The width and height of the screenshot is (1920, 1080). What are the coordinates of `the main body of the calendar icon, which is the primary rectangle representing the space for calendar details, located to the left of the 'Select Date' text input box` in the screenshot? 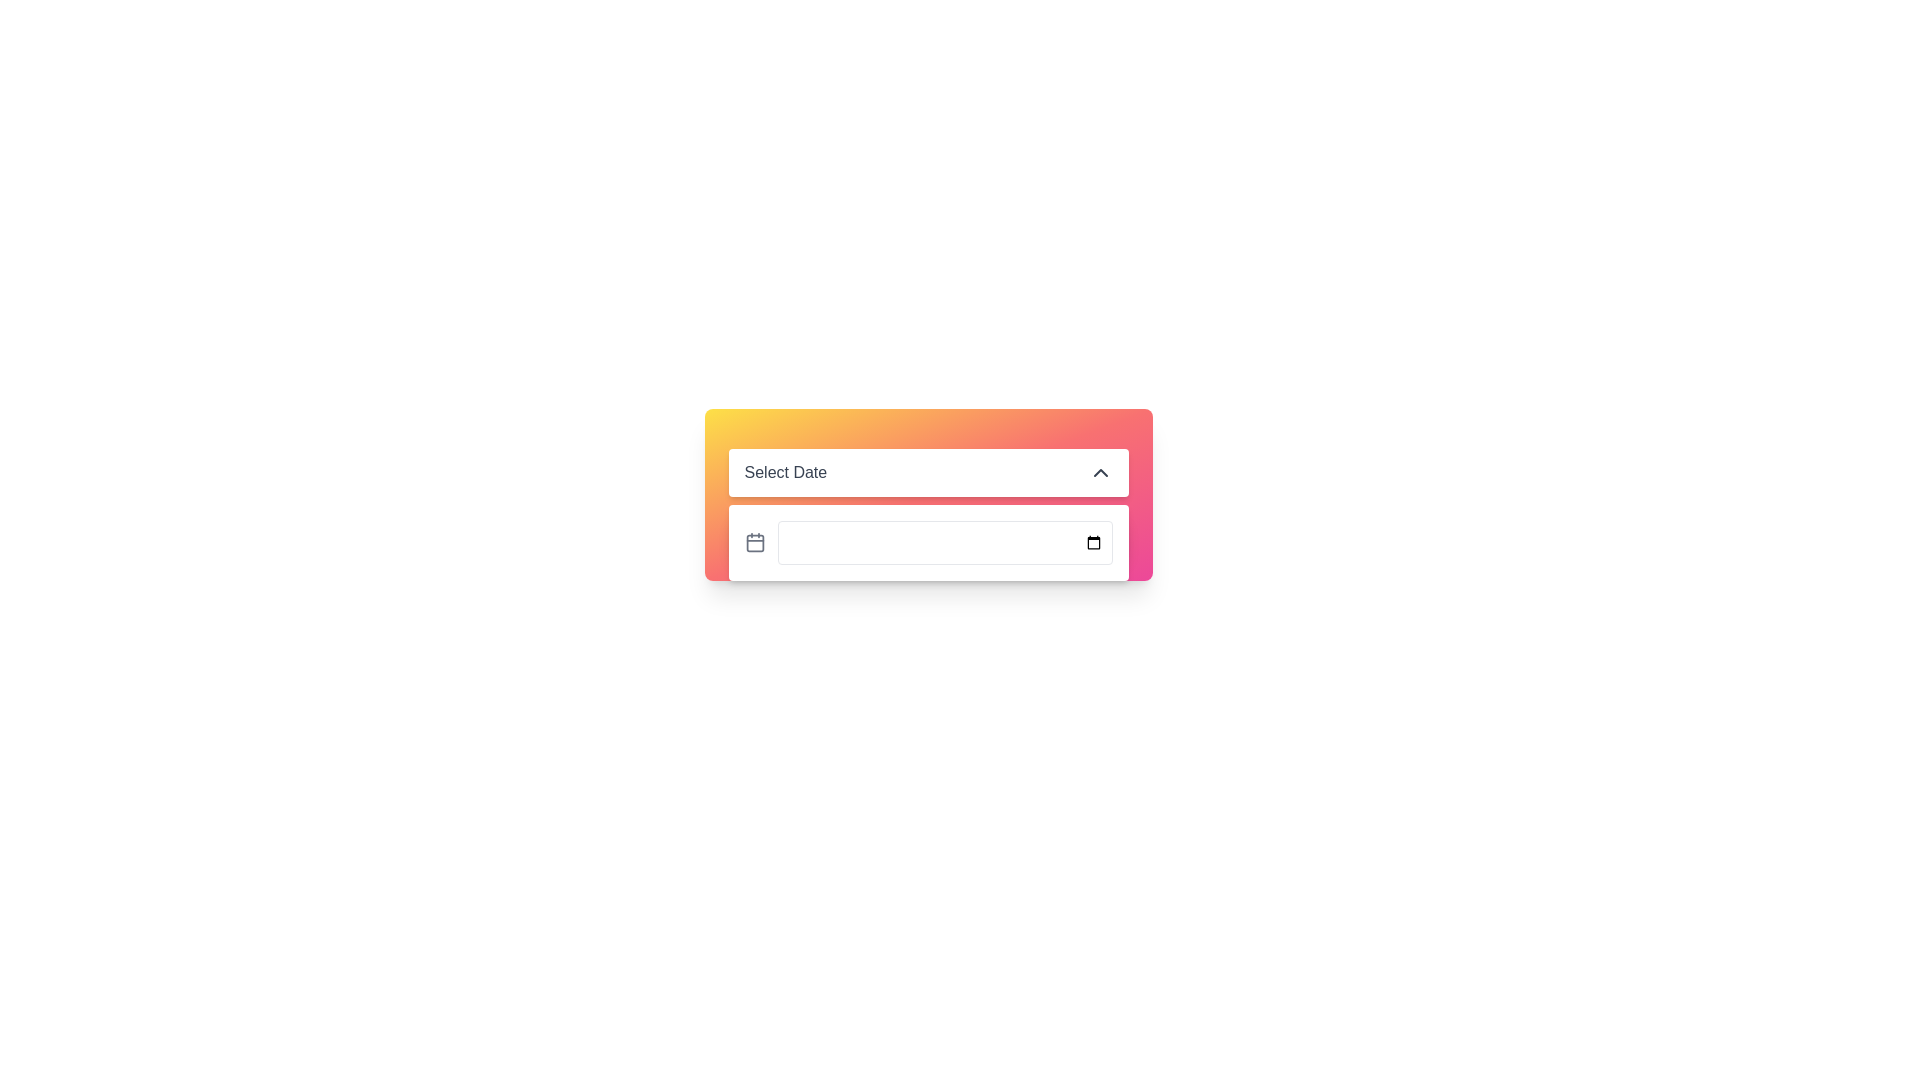 It's located at (754, 543).